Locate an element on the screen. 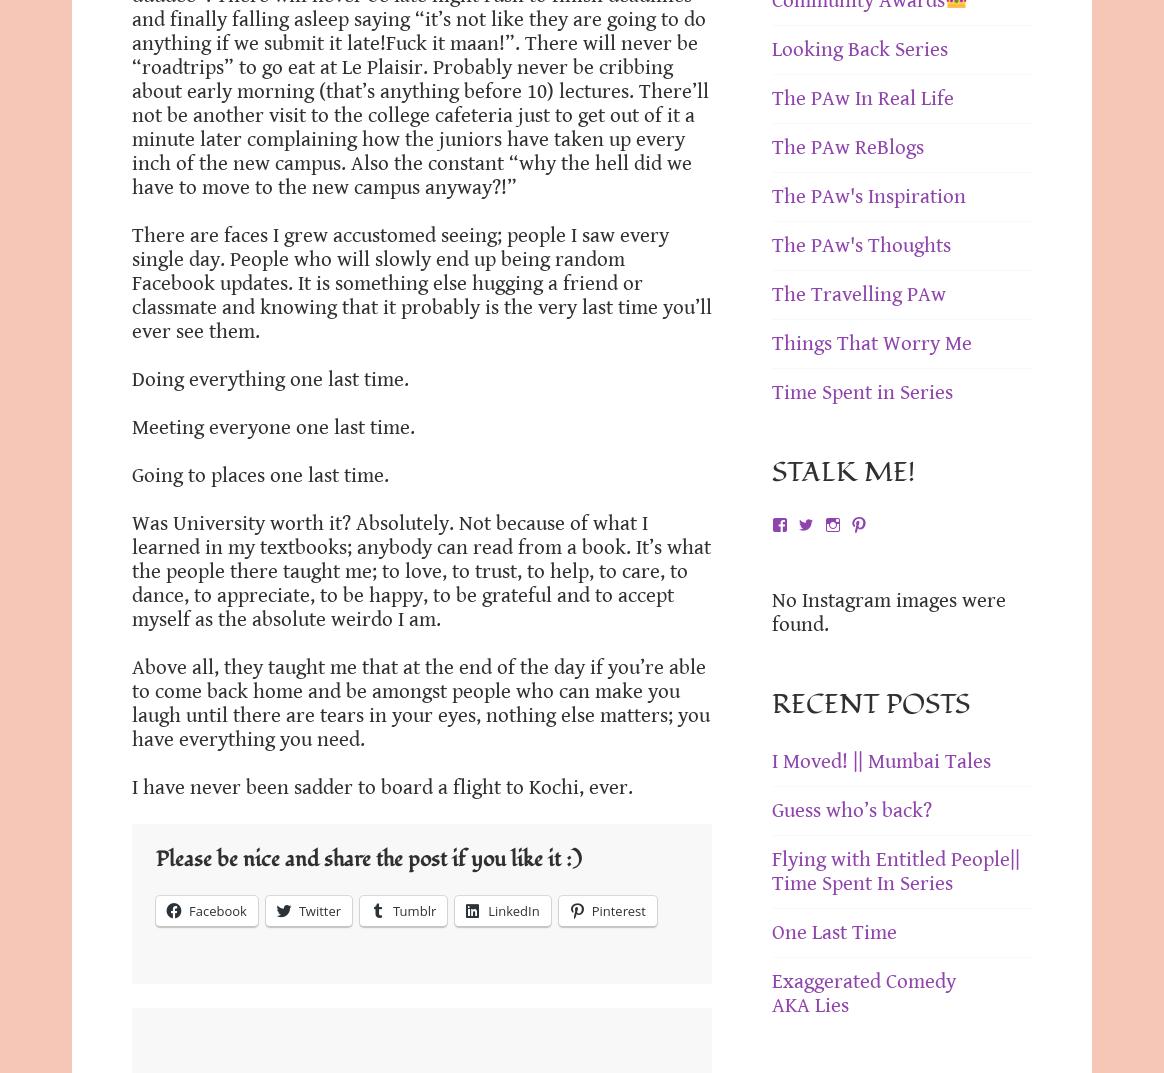  'The PAw ReBlogs' is located at coordinates (846, 146).